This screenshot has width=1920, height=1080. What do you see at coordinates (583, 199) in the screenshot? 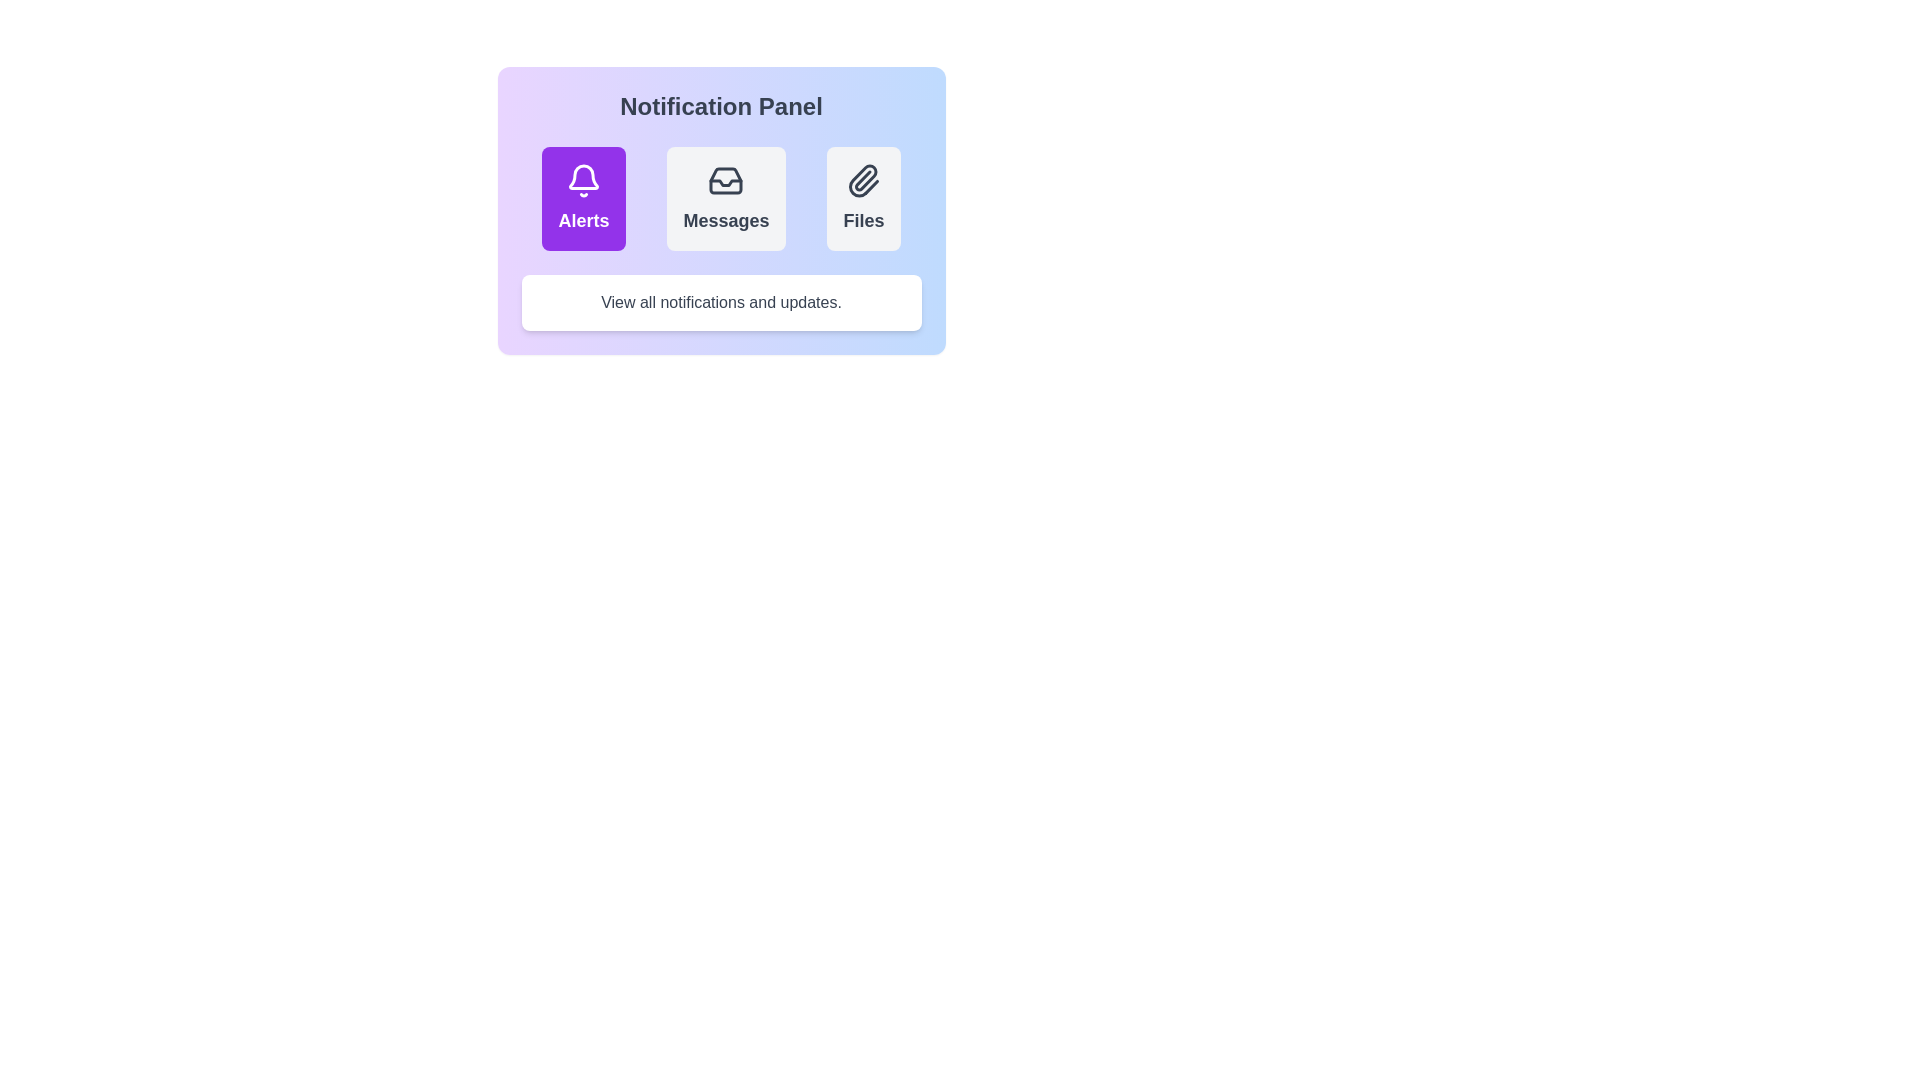
I see `the notification category Alerts by clicking on its button` at bounding box center [583, 199].